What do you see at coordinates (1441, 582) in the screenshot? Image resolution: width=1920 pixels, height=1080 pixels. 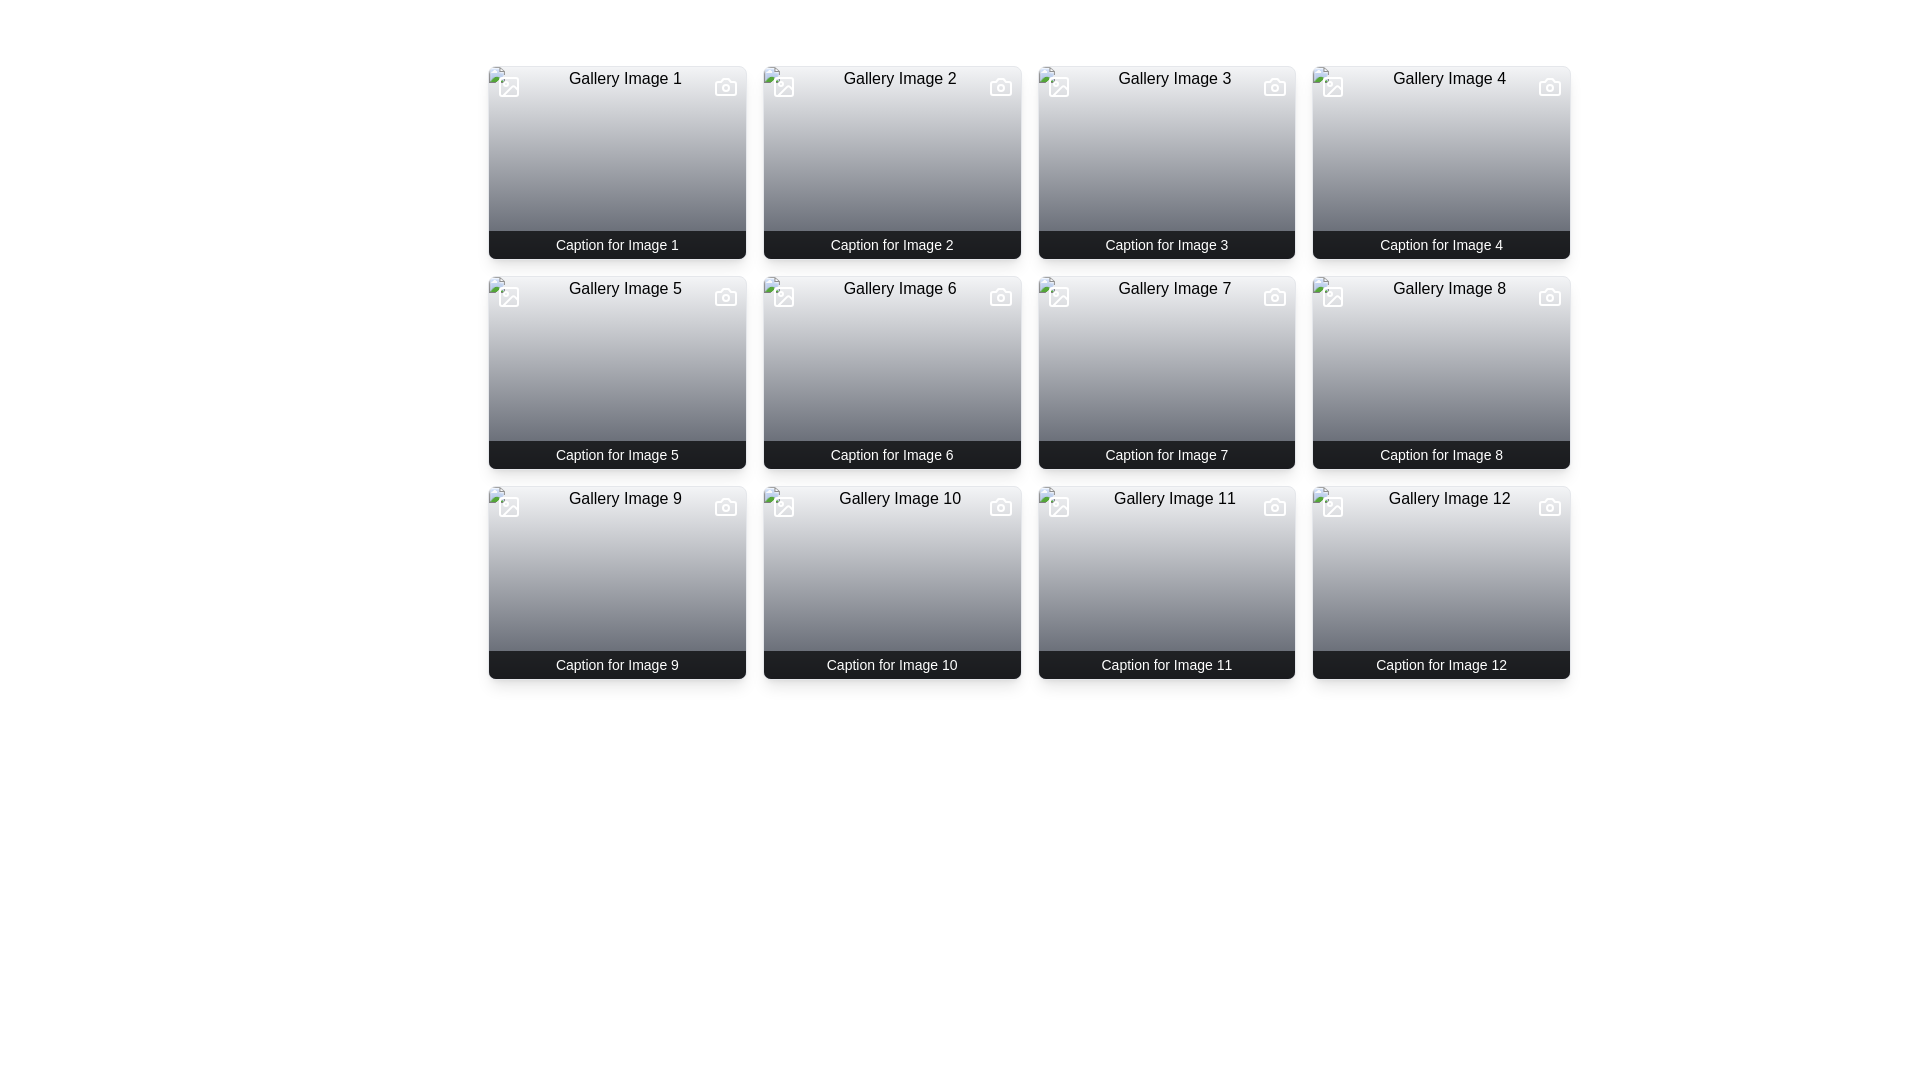 I see `semi-transparent gradient overlay covering the 'Gallery Image 12' thumbnail located at the bottom-right corner of the grid layout` at bounding box center [1441, 582].